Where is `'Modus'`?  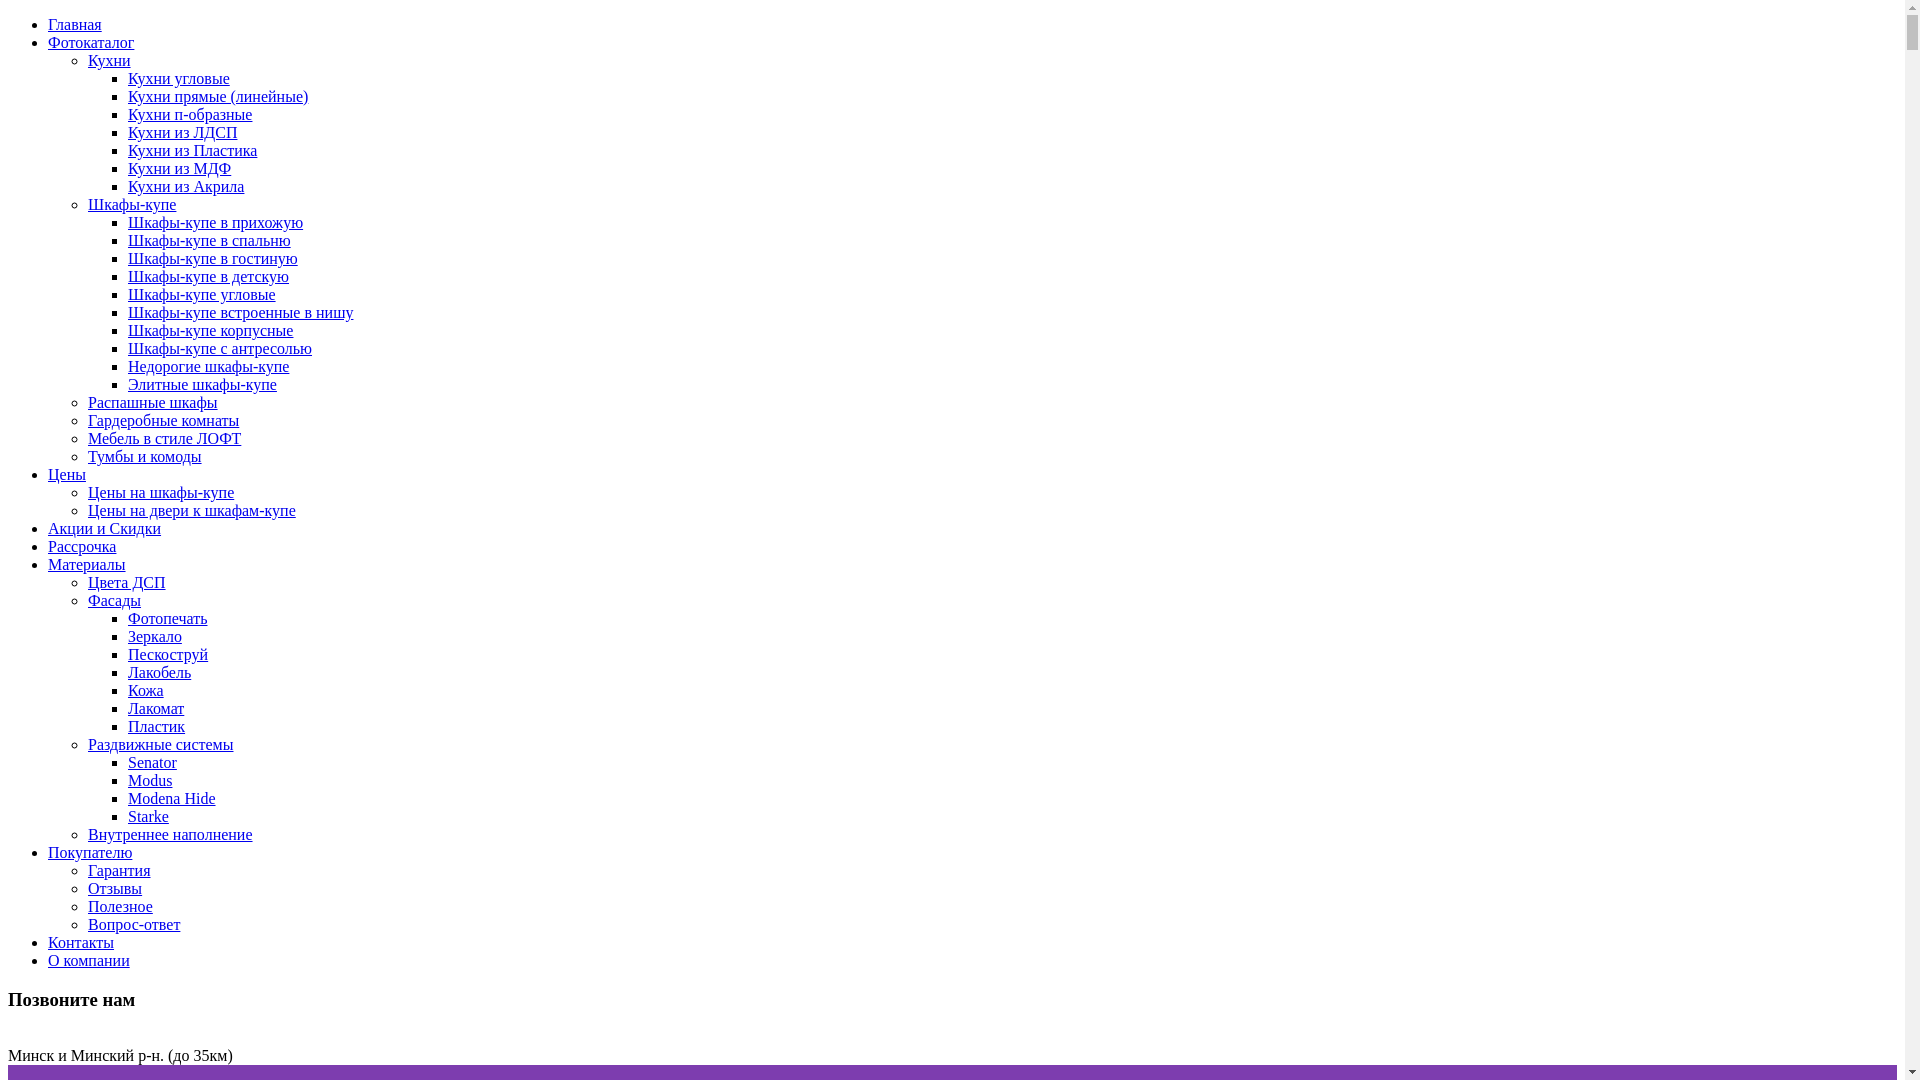
'Modus' is located at coordinates (148, 779).